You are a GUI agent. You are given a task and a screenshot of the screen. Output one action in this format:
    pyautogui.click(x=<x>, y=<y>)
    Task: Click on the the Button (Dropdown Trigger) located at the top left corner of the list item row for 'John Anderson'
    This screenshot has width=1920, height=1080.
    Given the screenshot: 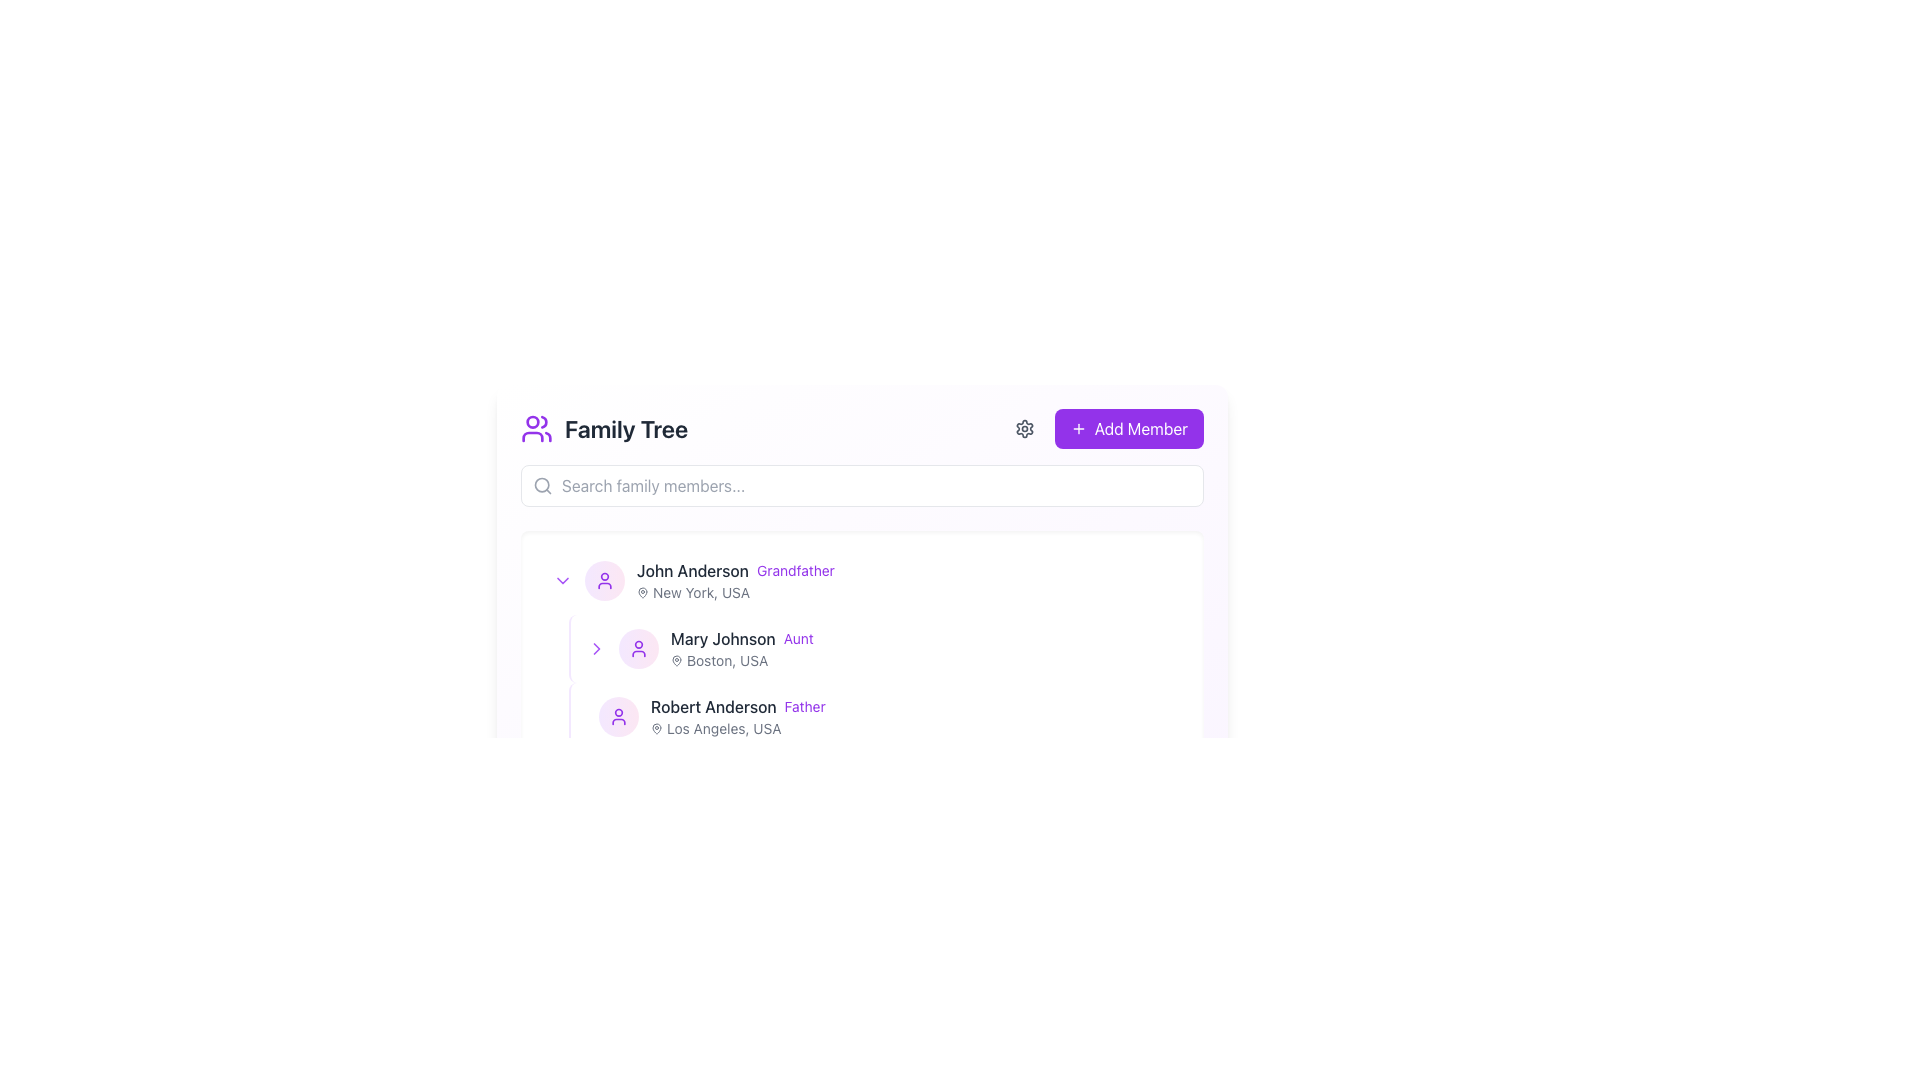 What is the action you would take?
    pyautogui.click(x=561, y=581)
    